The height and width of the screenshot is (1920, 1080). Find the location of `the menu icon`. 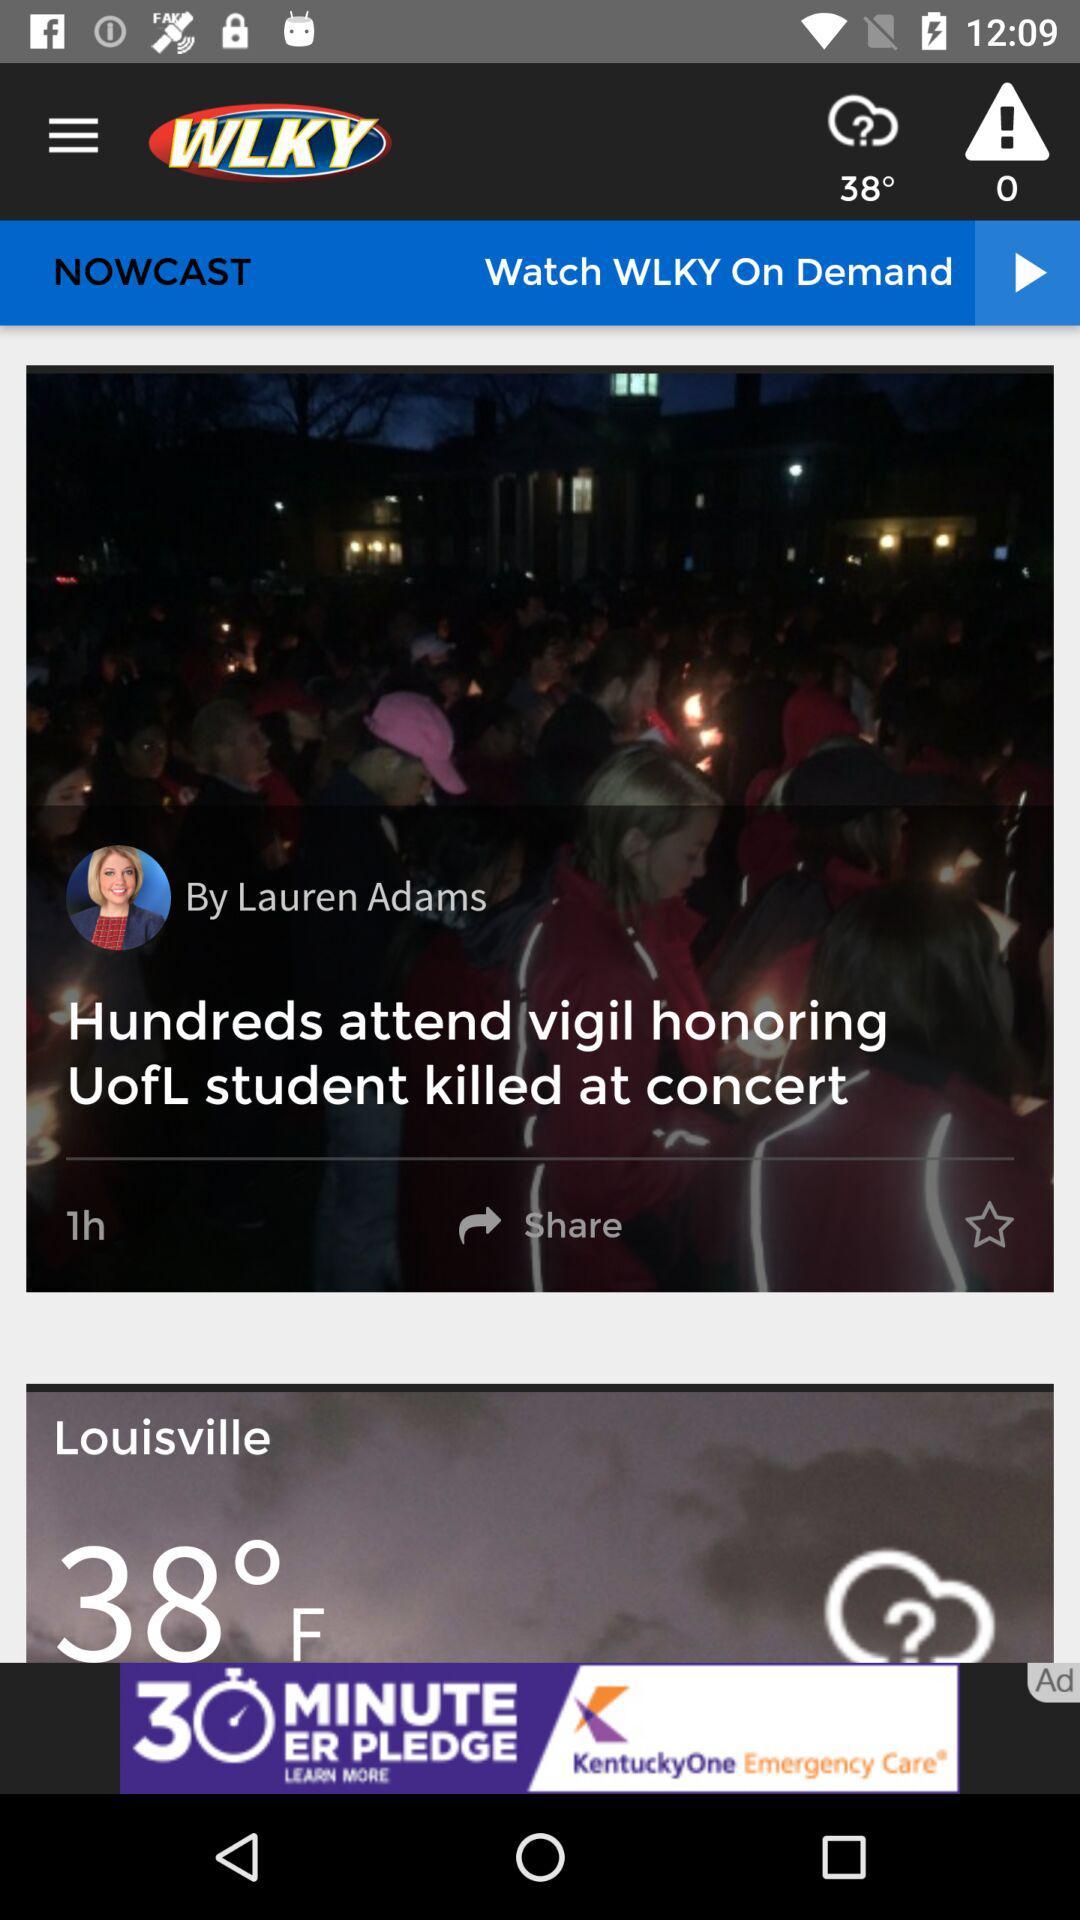

the menu icon is located at coordinates (72, 135).